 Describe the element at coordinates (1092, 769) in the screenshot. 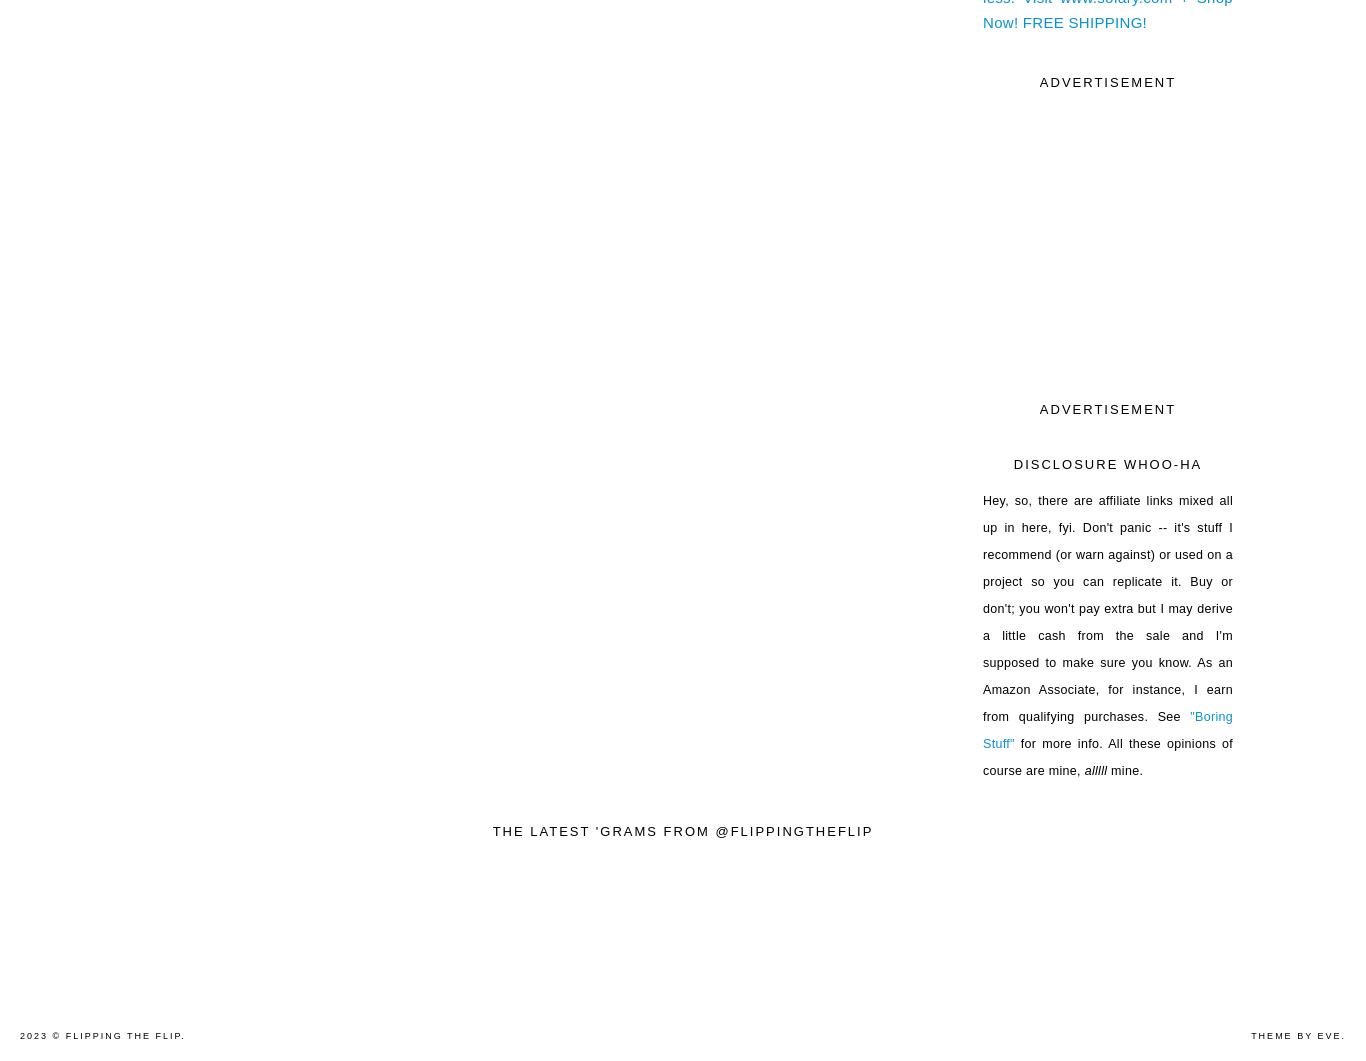

I see `'alllll'` at that location.